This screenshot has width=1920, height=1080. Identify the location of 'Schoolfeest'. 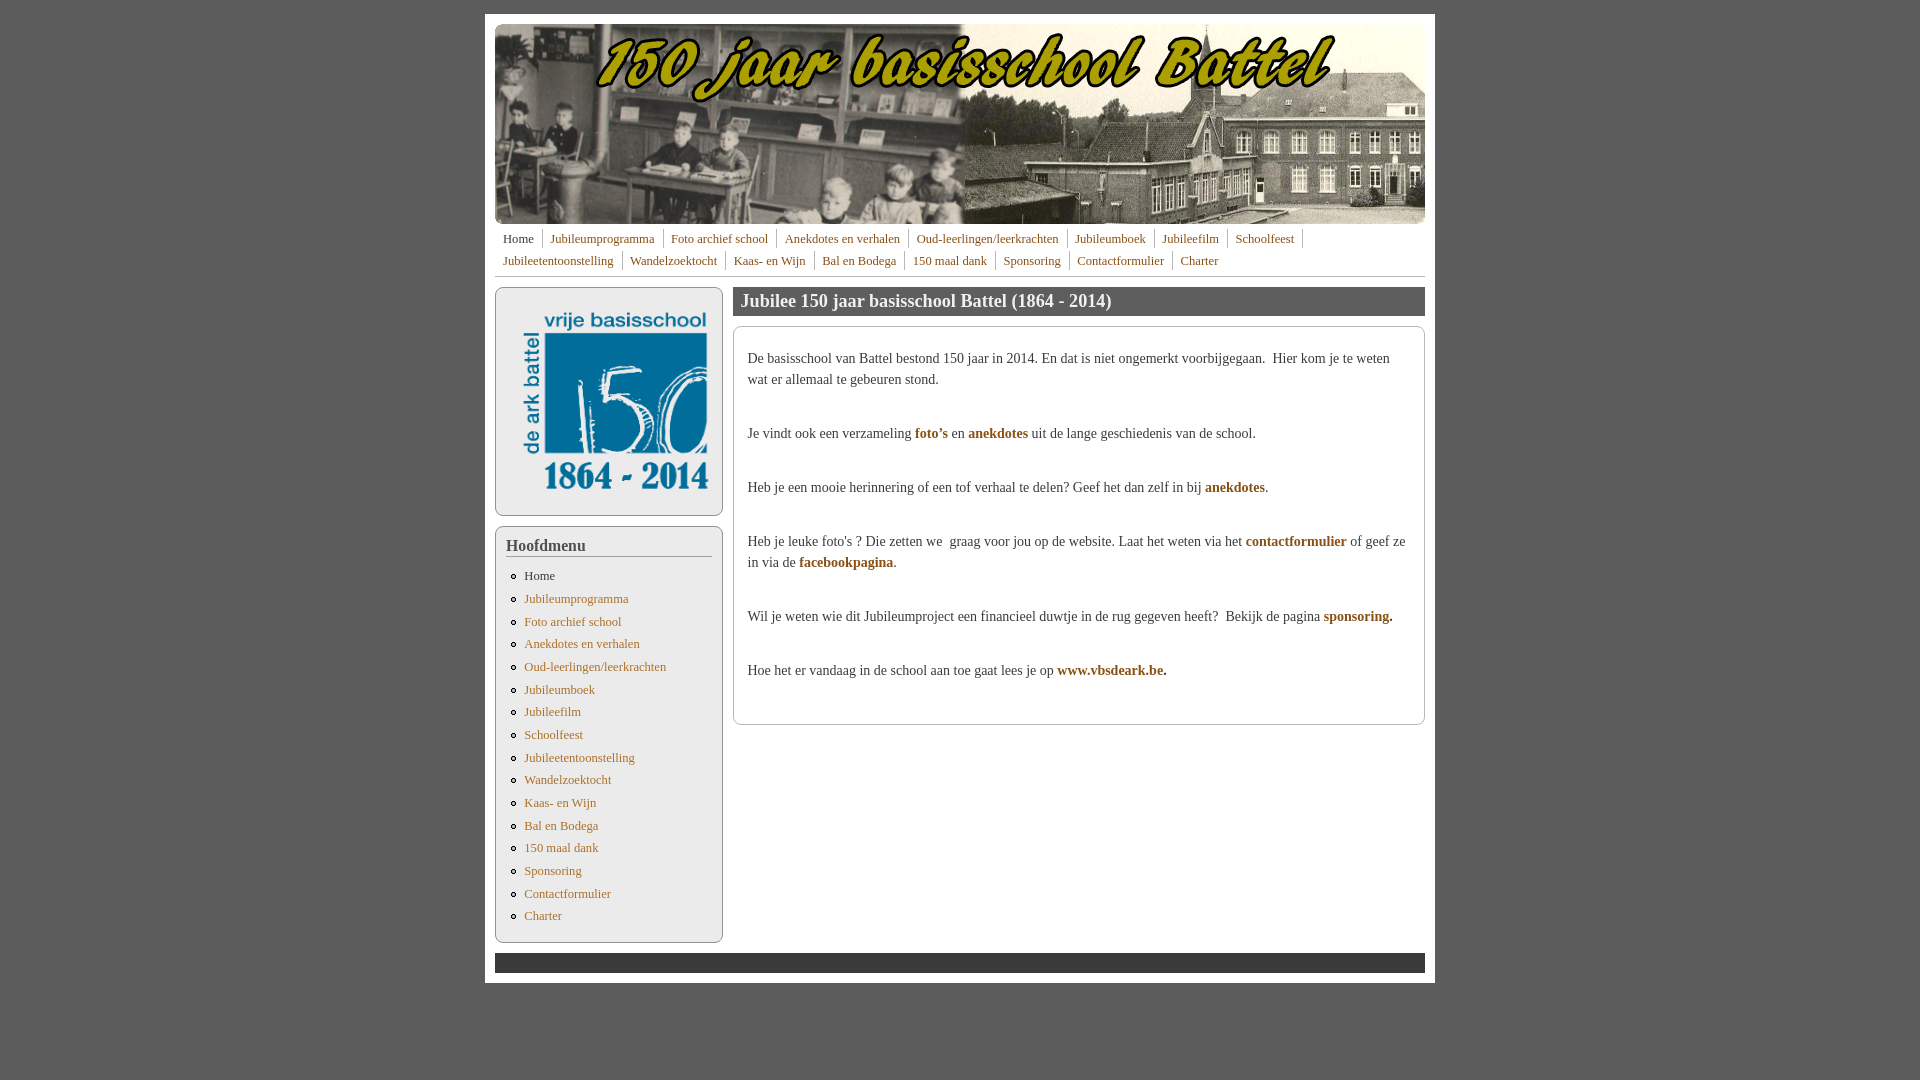
(553, 735).